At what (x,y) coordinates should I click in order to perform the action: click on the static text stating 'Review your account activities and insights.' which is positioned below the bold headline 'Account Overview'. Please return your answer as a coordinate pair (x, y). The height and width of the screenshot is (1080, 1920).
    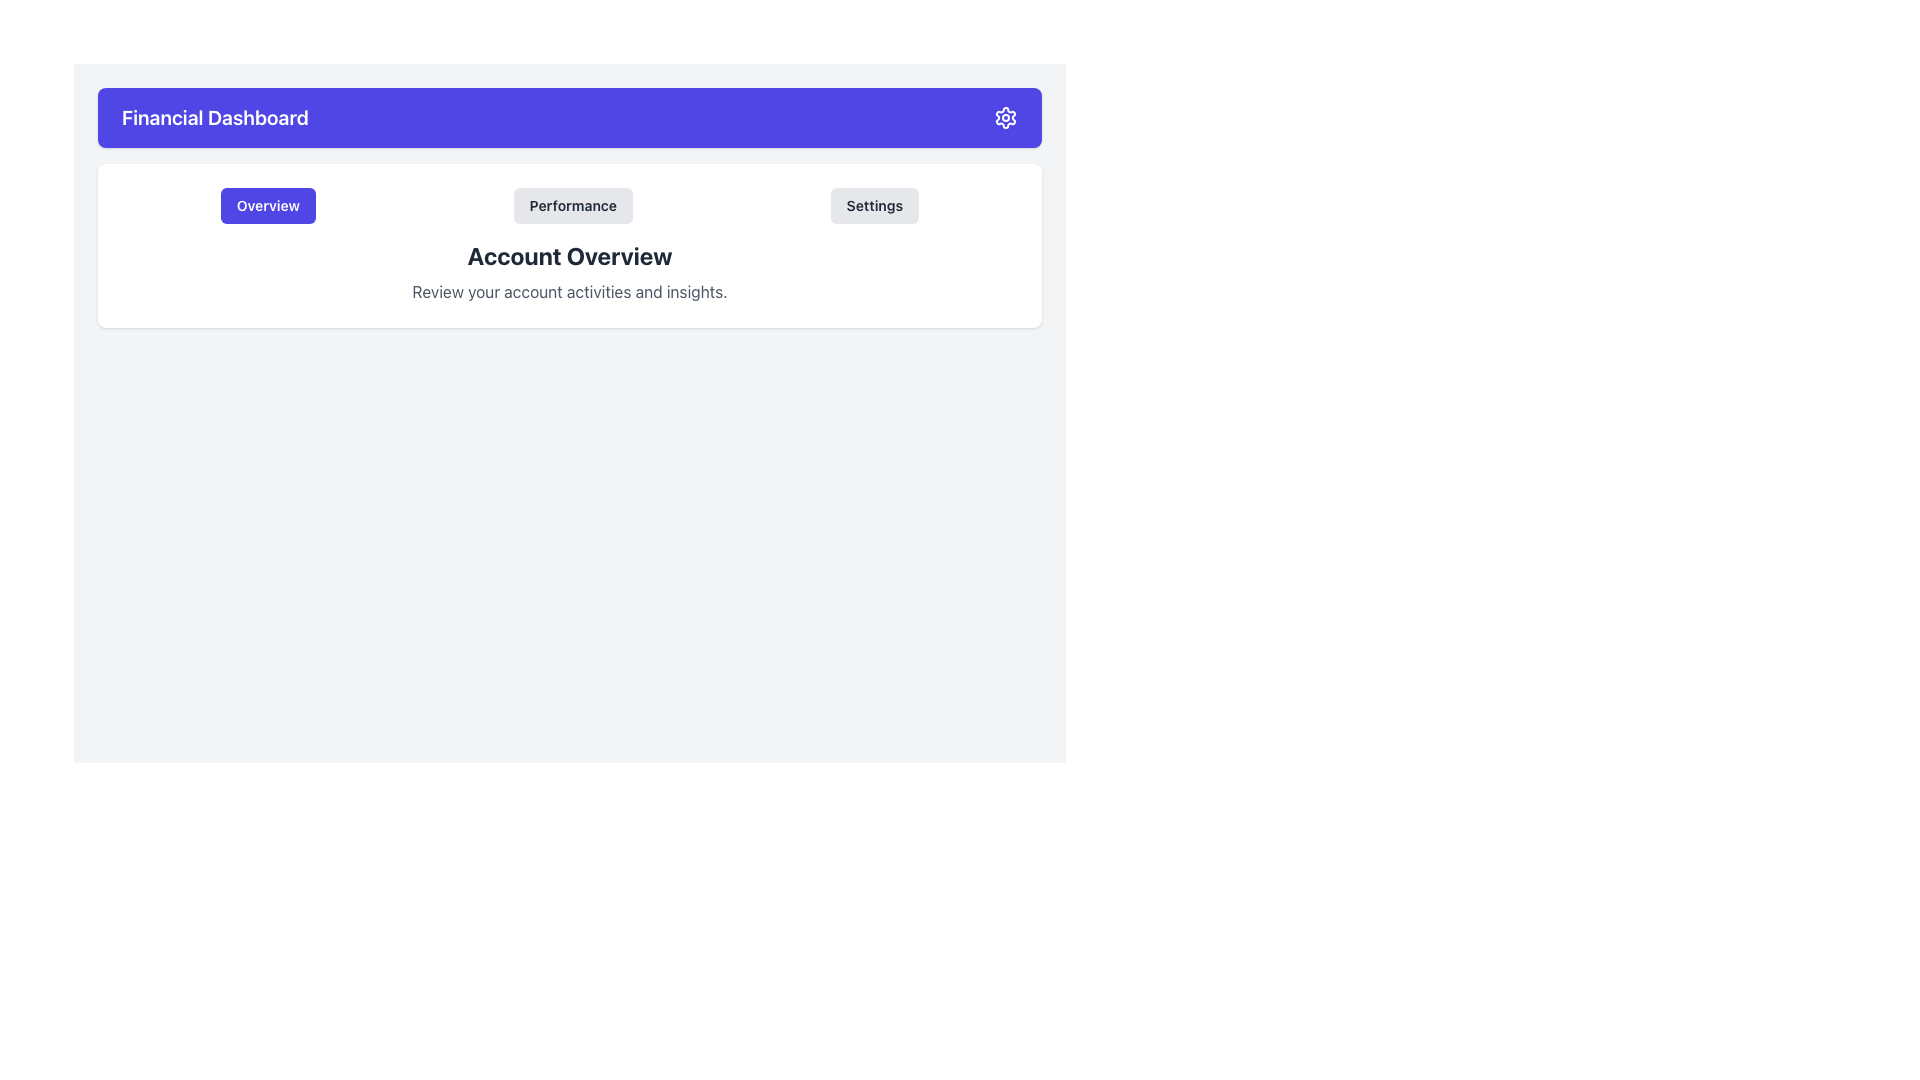
    Looking at the image, I should click on (569, 292).